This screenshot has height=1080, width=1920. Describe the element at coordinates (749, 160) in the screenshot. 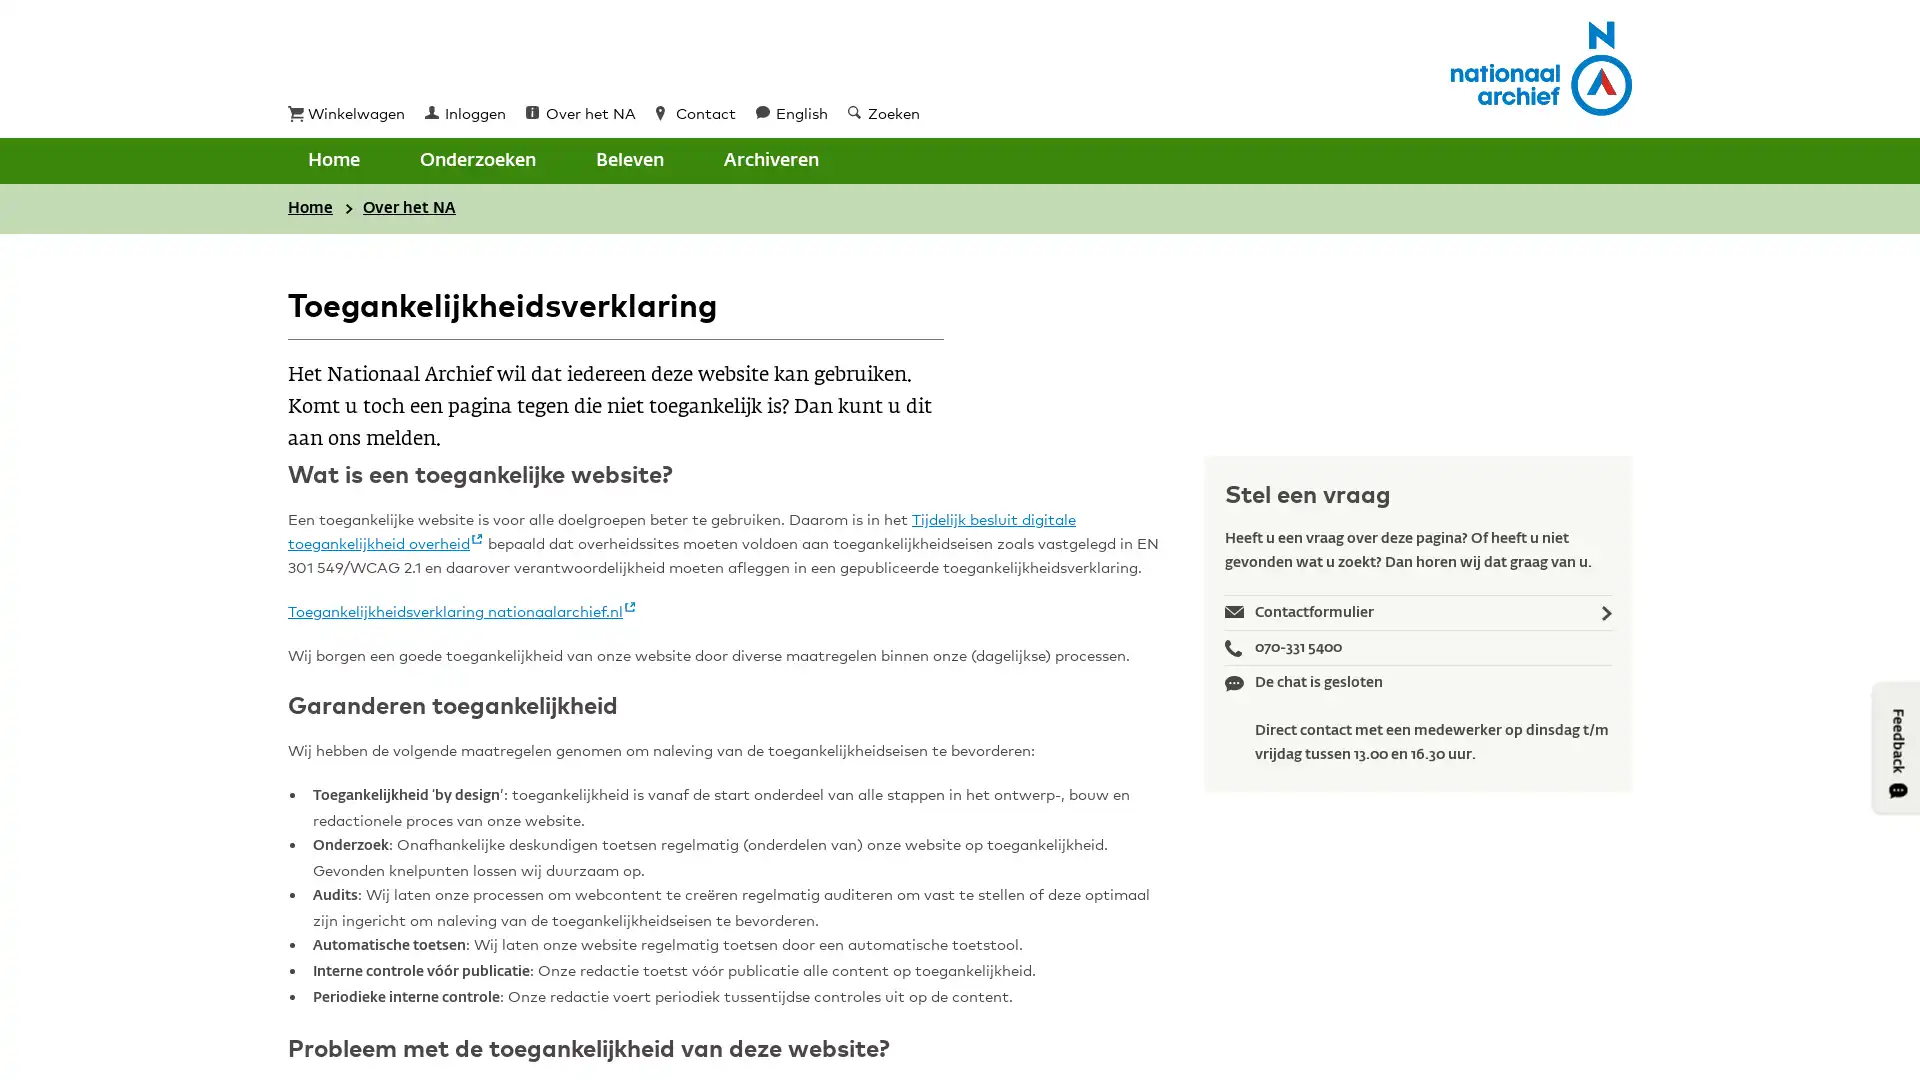

I see `Zoeken` at that location.